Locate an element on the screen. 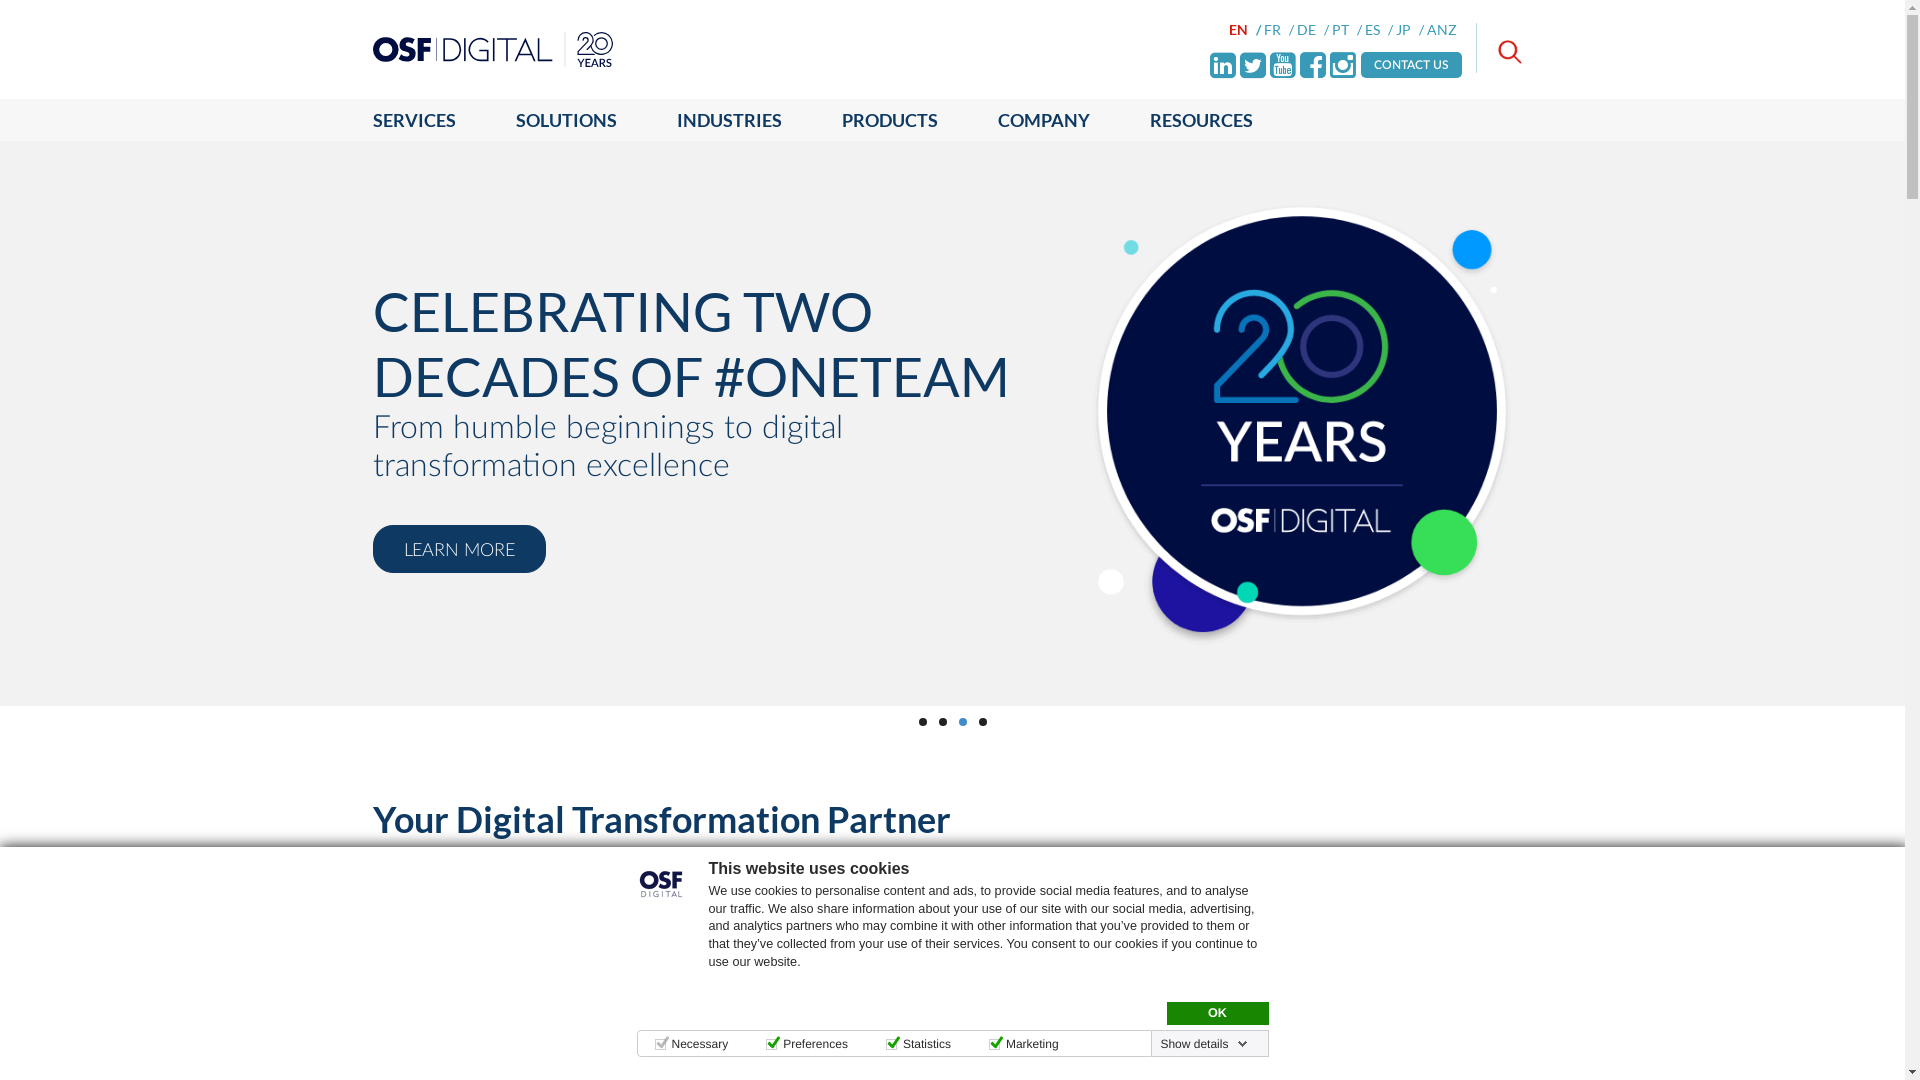  'SOLUTIONS' is located at coordinates (565, 119).